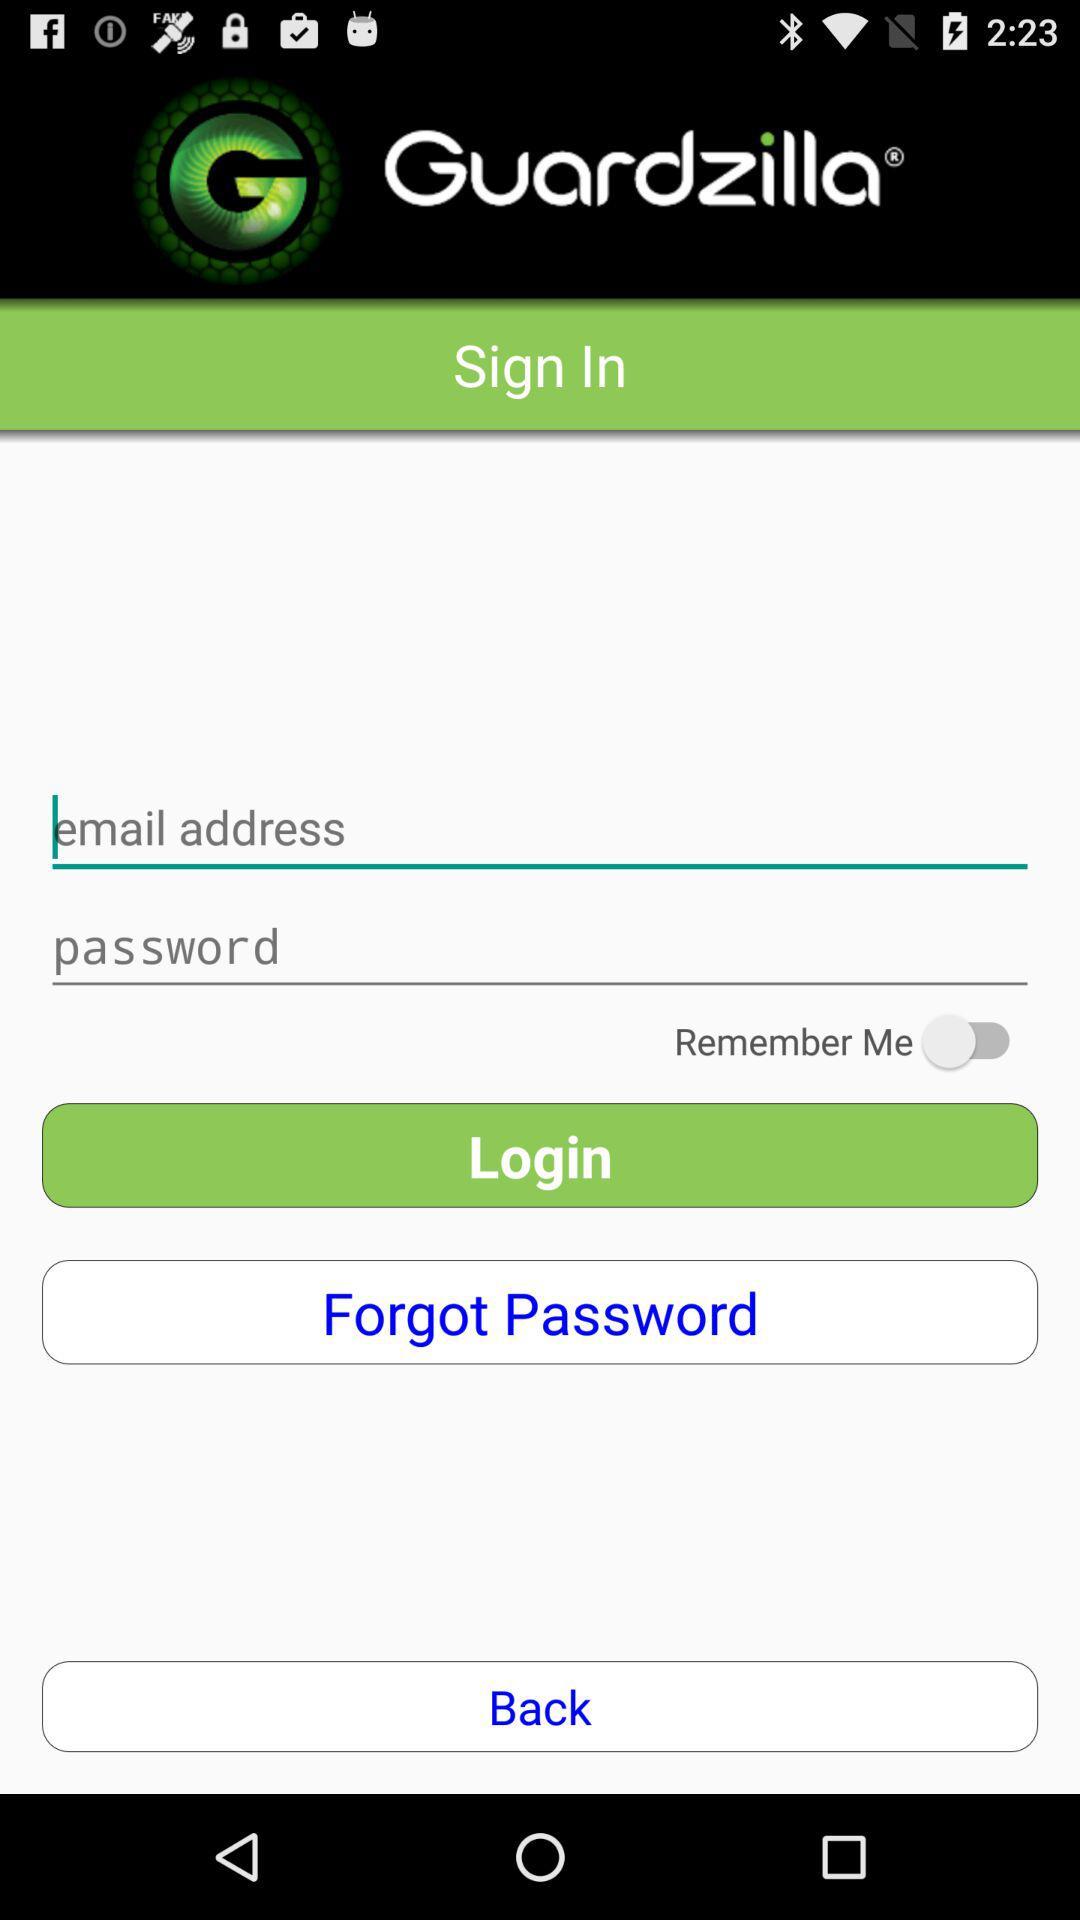 Image resolution: width=1080 pixels, height=1920 pixels. I want to click on email, so click(540, 828).